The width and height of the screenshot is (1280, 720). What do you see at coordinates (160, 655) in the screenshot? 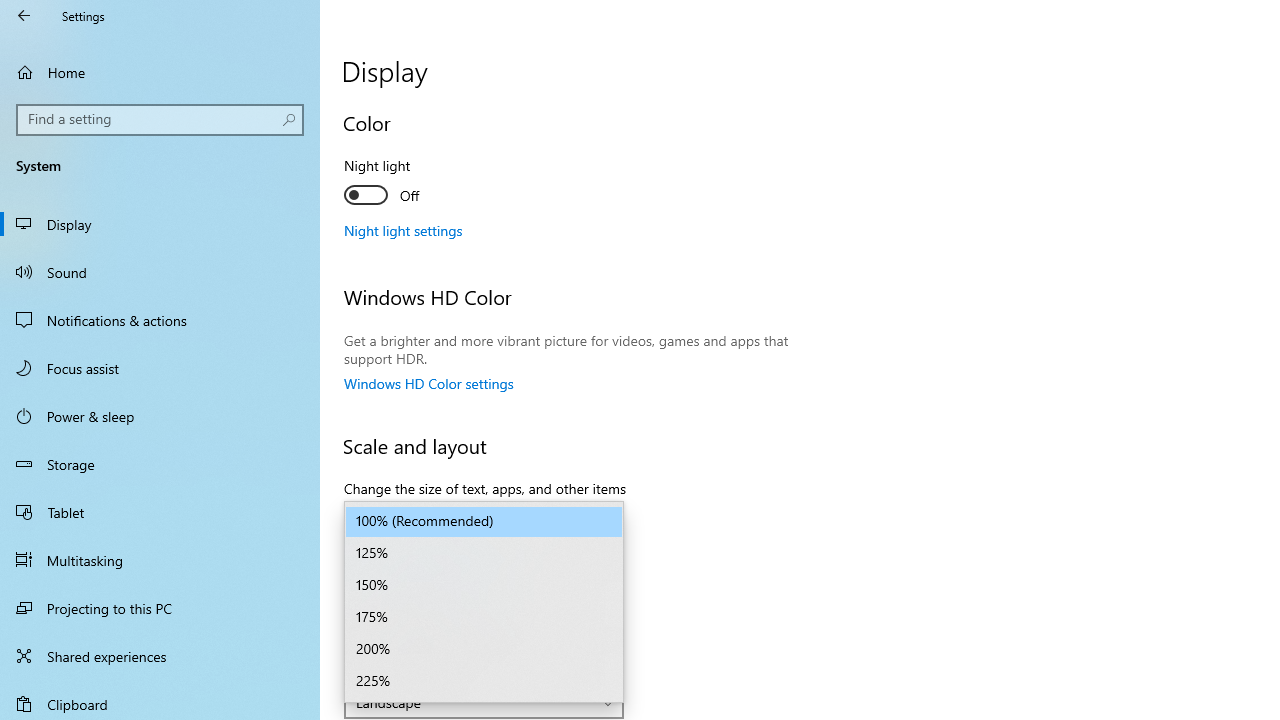
I see `'Shared experiences'` at bounding box center [160, 655].